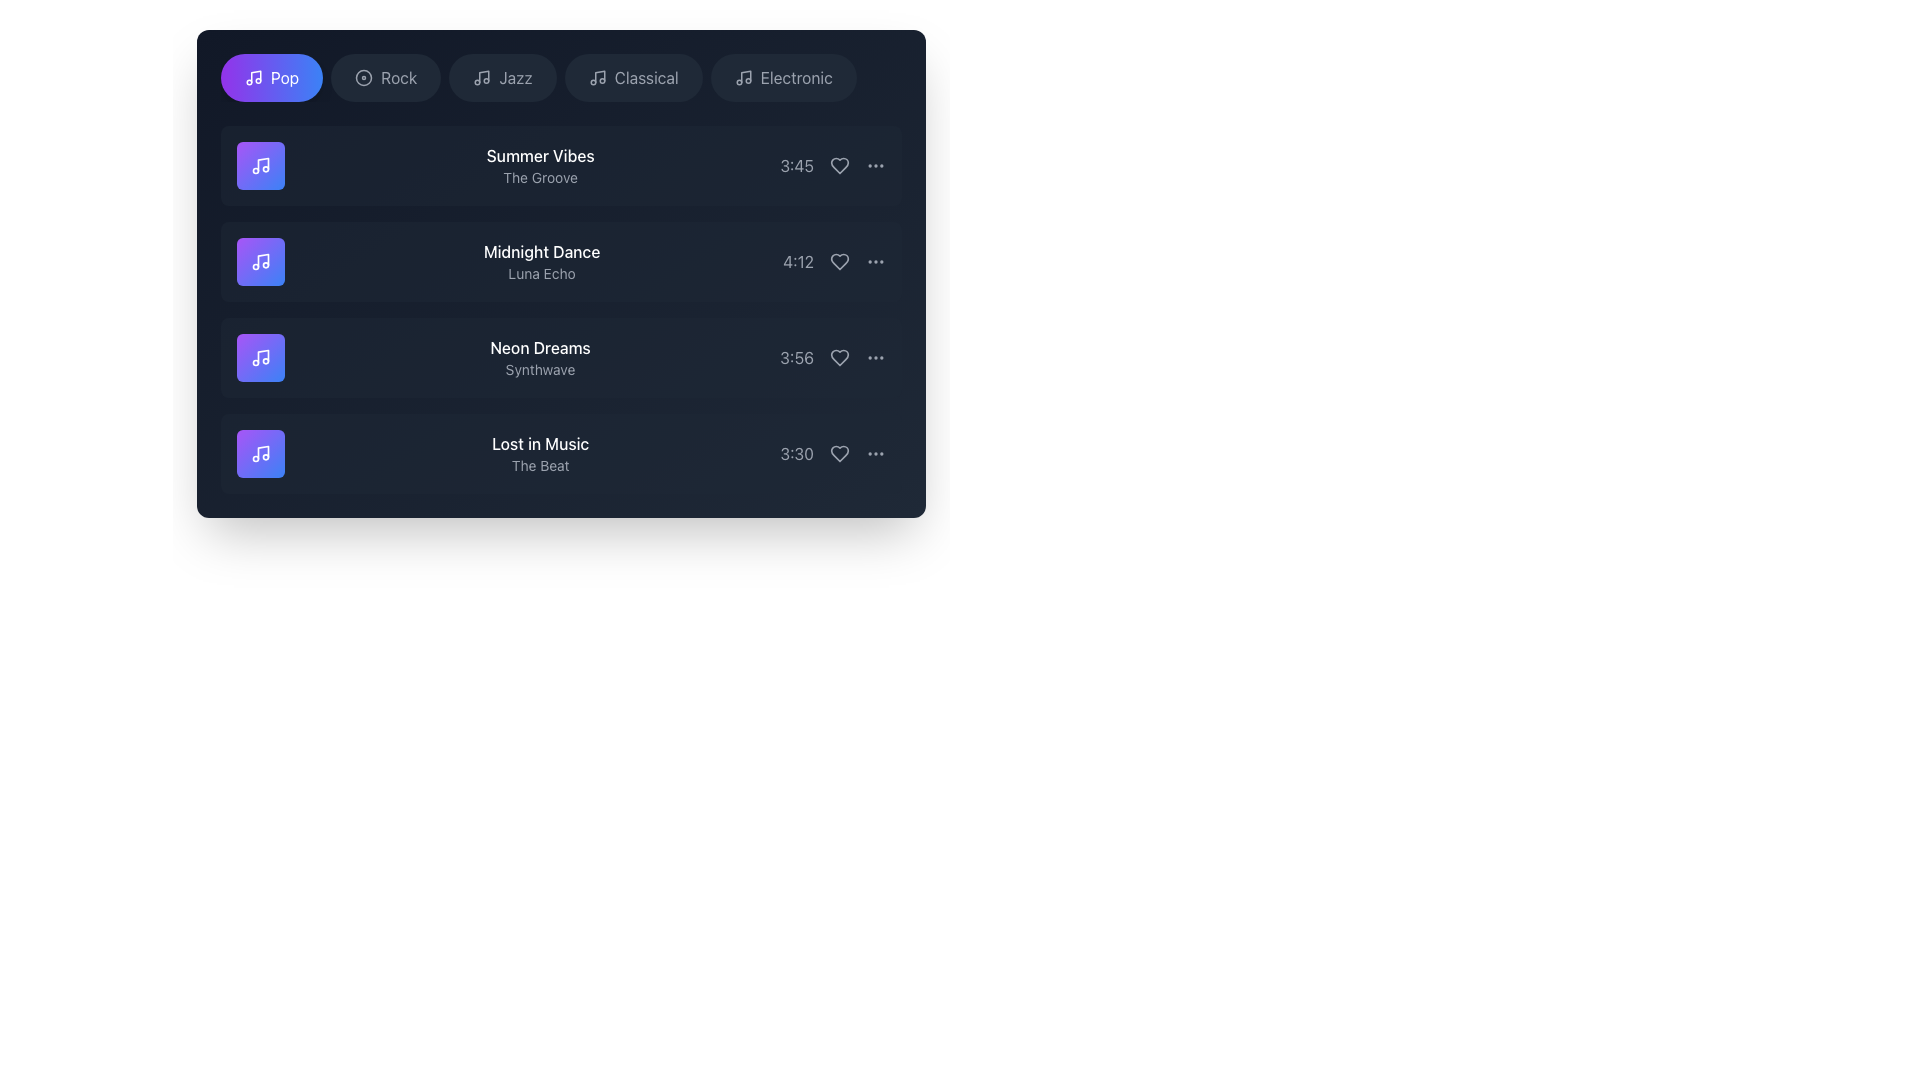 This screenshot has height=1080, width=1920. I want to click on the heart-shaped favorite button located to the right of the 'Neon Dreams' item to favorite it, so click(840, 357).